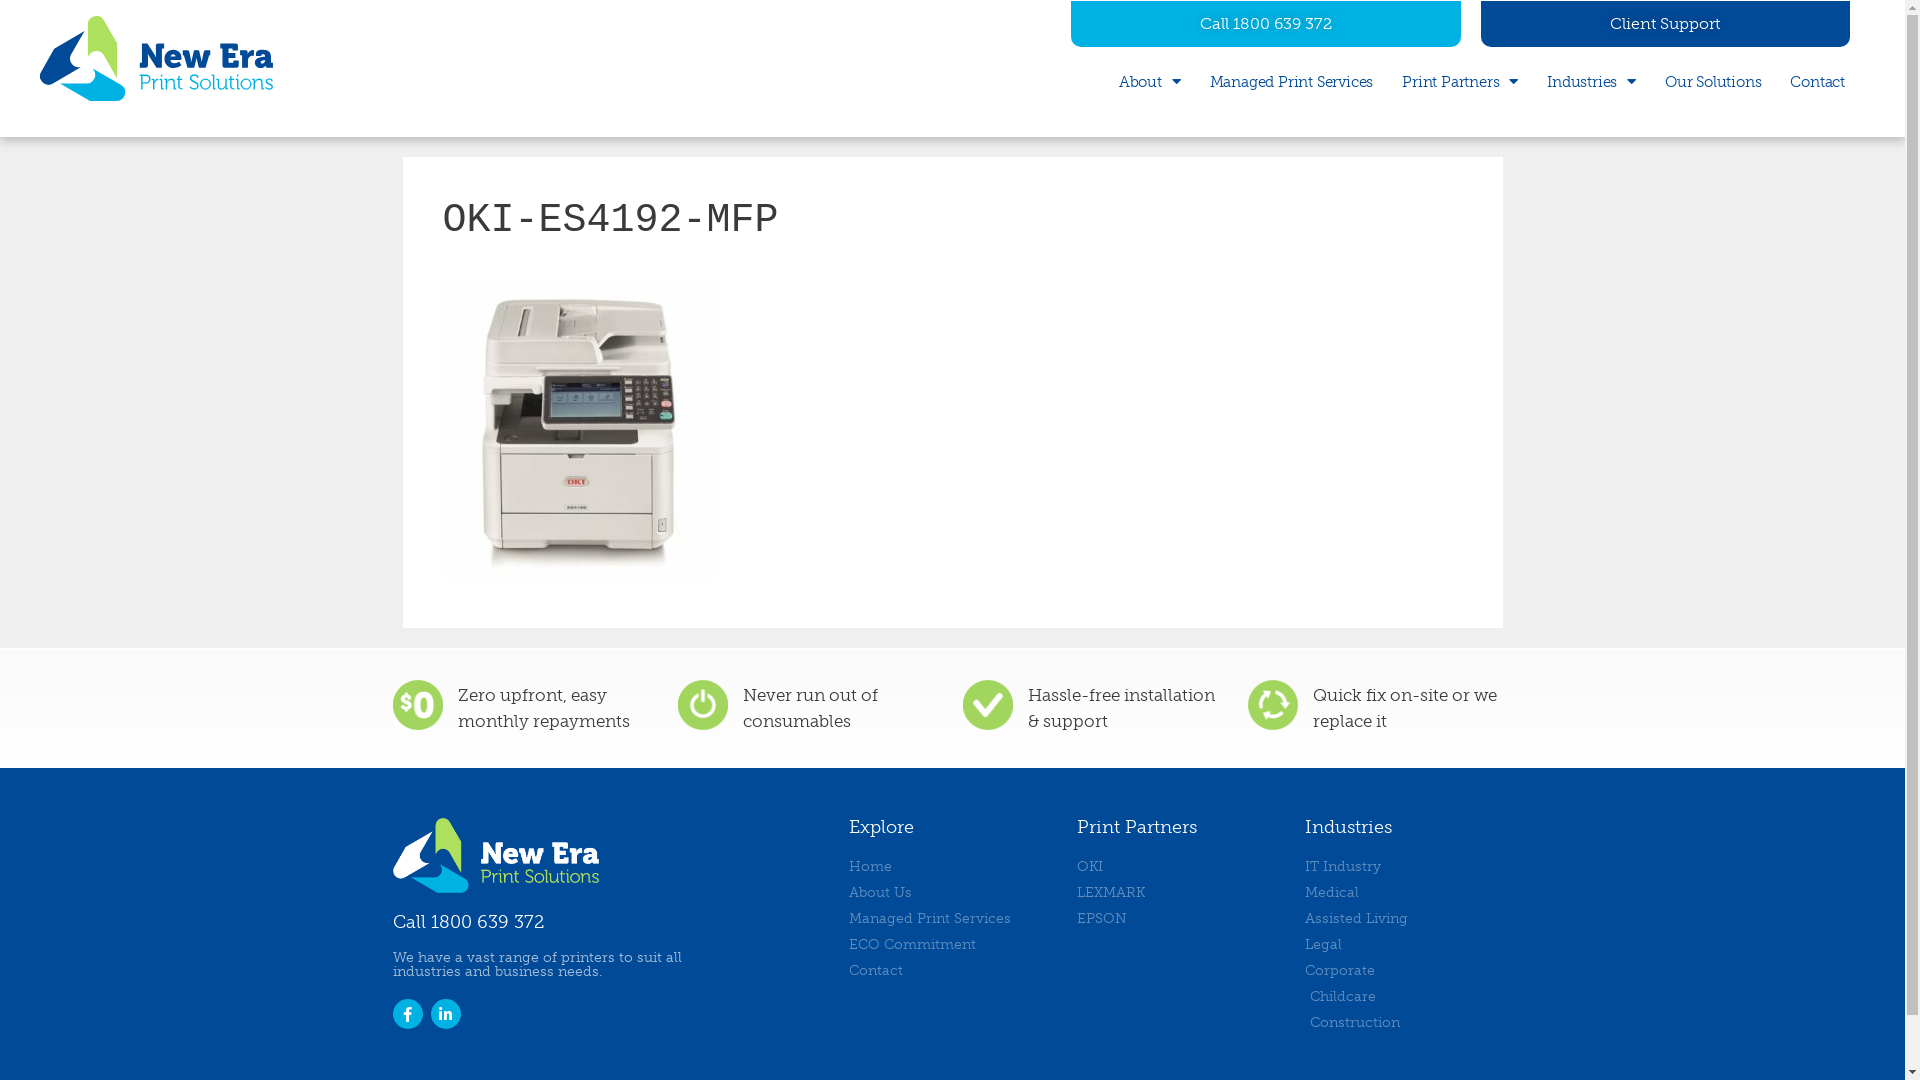 The height and width of the screenshot is (1080, 1920). What do you see at coordinates (1665, 23) in the screenshot?
I see `'Client Support'` at bounding box center [1665, 23].